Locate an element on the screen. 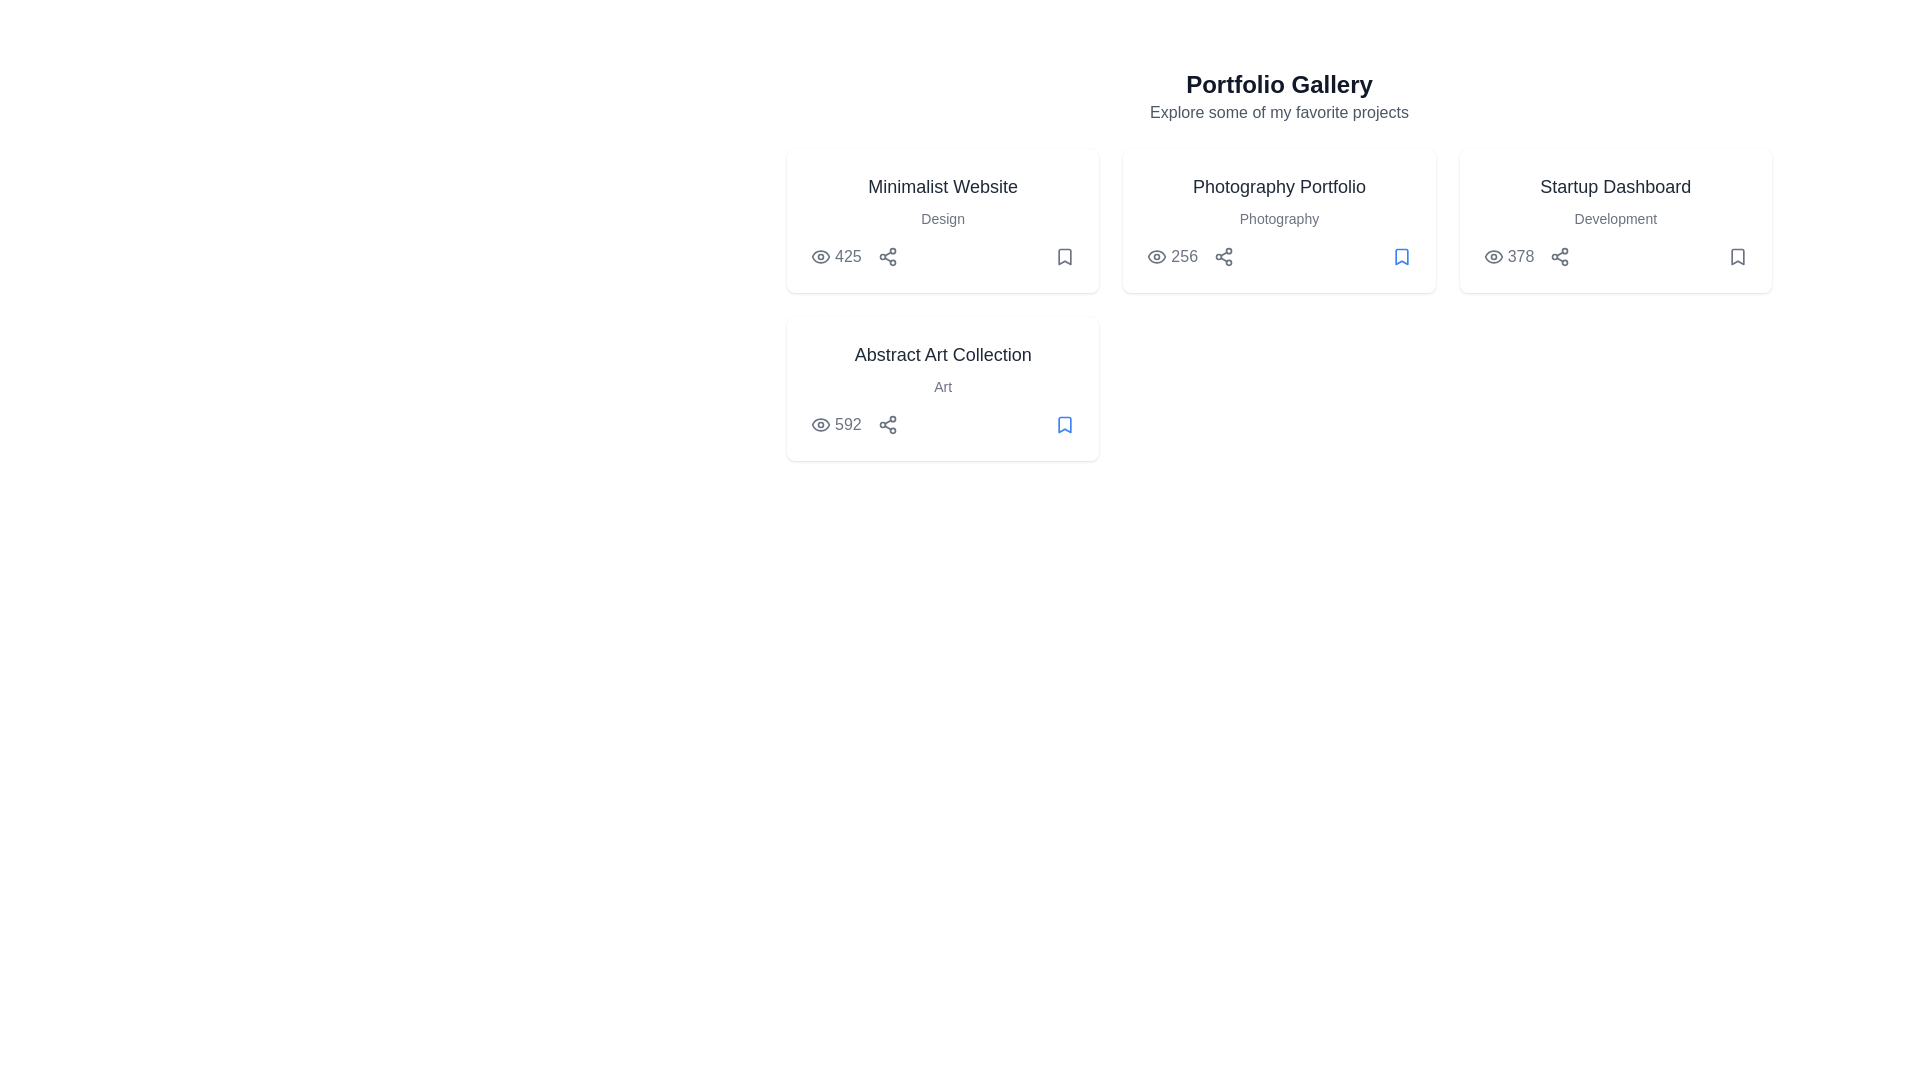  the bookmark icon located in the bottom-left corner of the 'Abstract Art Collection' card to bookmark the associated project is located at coordinates (1064, 423).